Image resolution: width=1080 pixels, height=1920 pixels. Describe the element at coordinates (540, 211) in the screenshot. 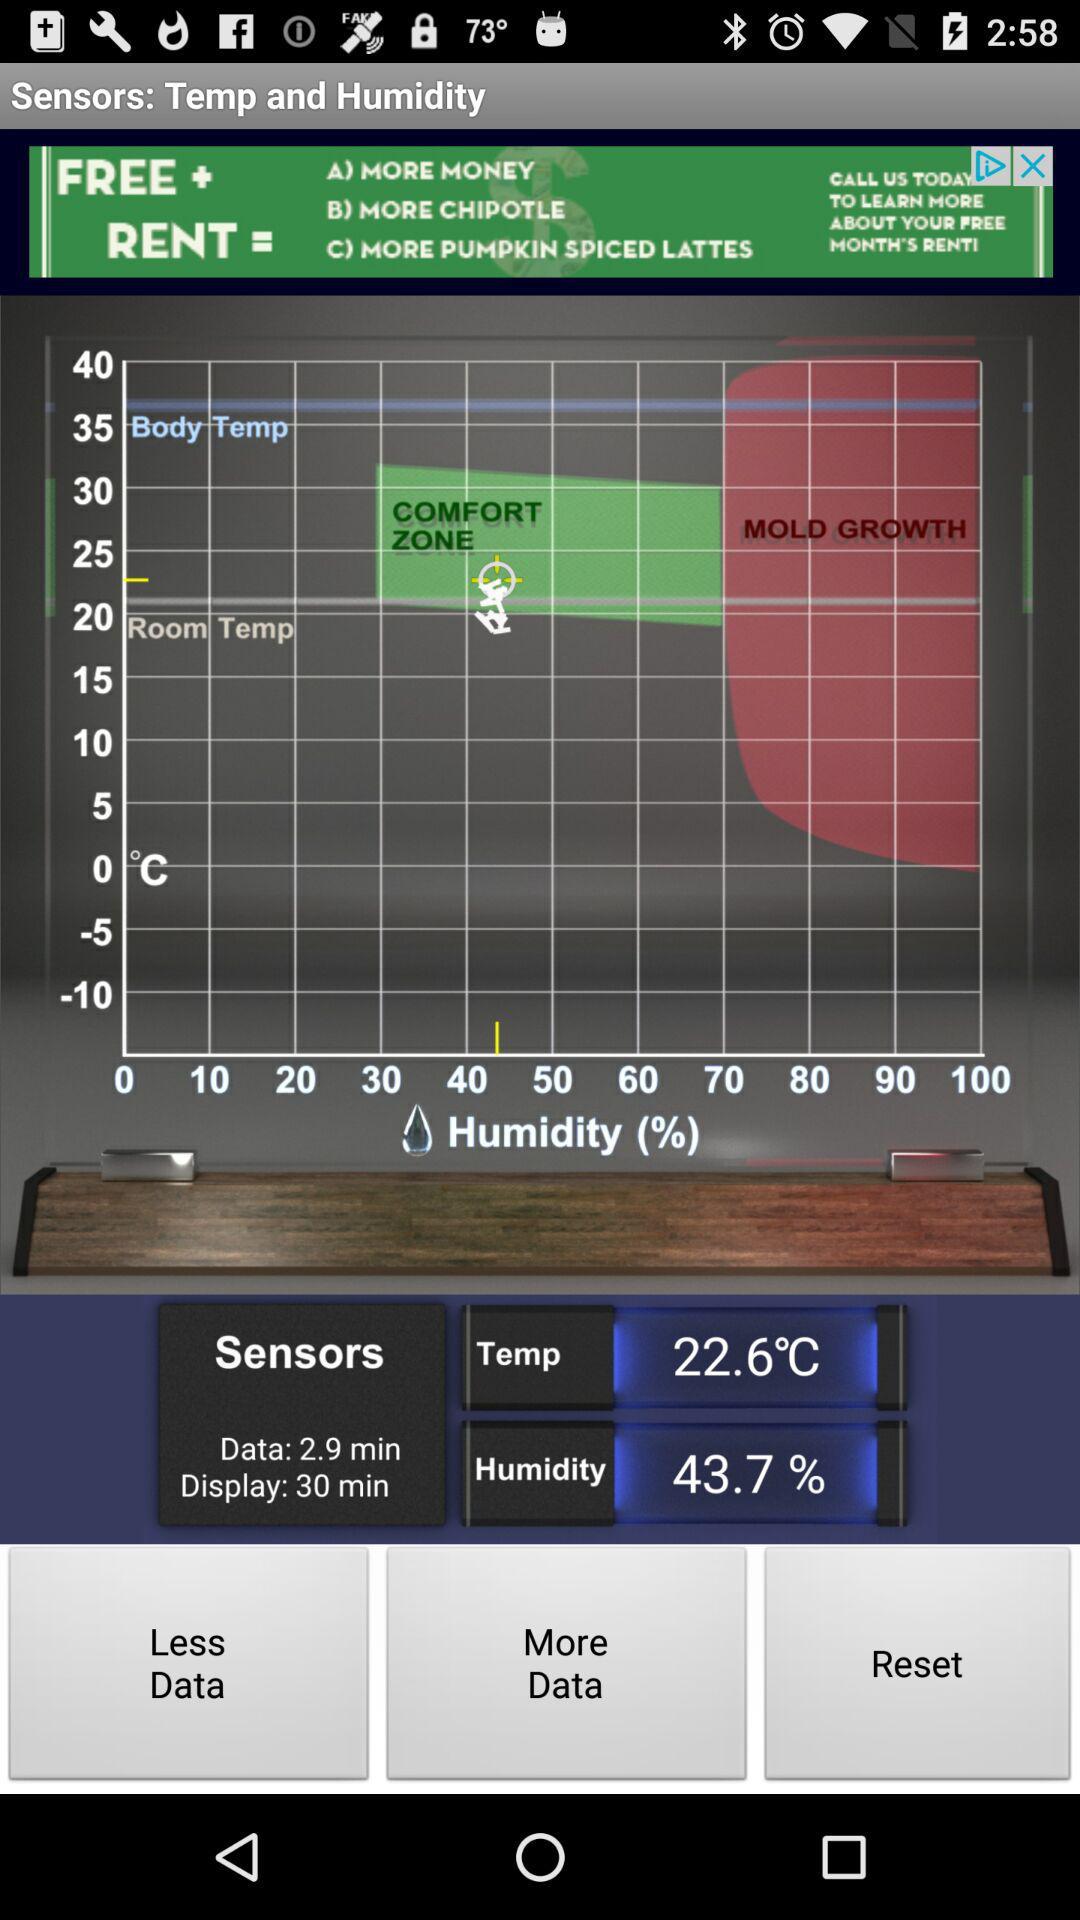

I see `the item below sensors temp and item` at that location.